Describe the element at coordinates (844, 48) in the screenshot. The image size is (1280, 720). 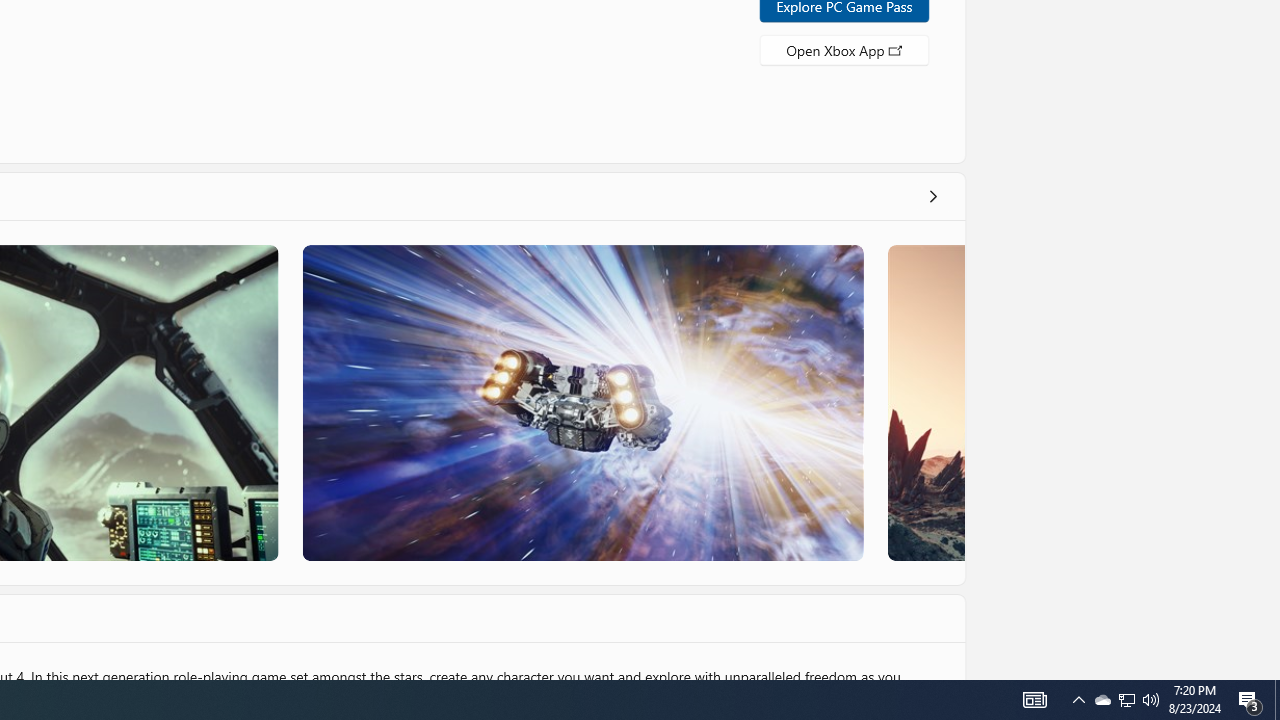
I see `'Open Xbox App'` at that location.